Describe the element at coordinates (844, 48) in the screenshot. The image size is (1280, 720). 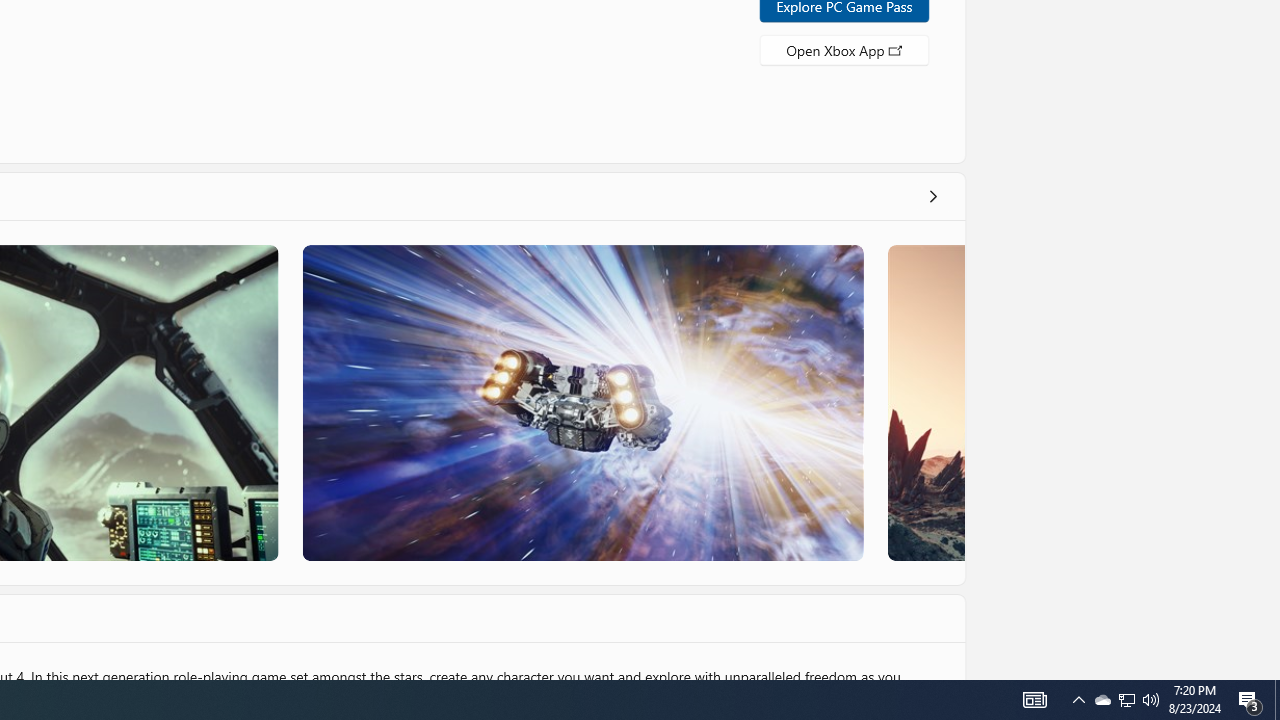
I see `'Open Xbox App'` at that location.